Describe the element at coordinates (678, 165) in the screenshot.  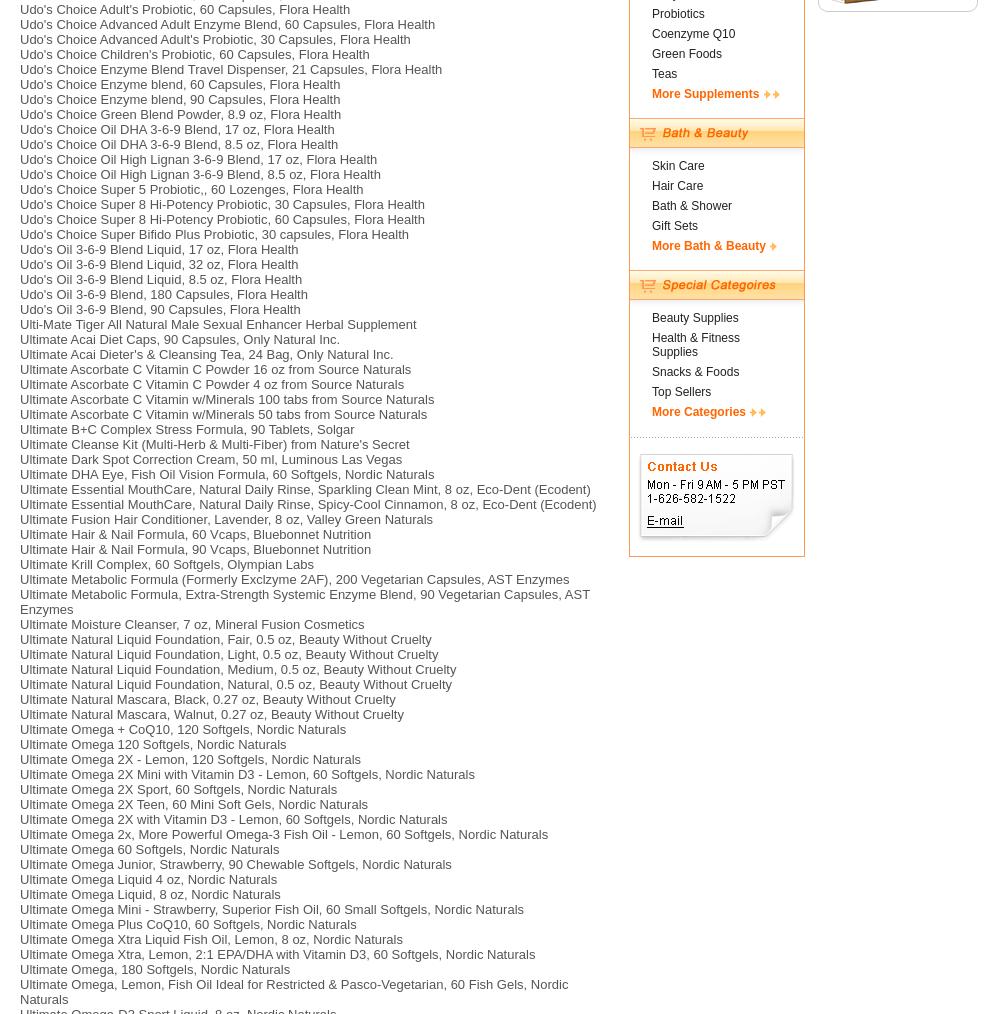
I see `'Skin Care'` at that location.